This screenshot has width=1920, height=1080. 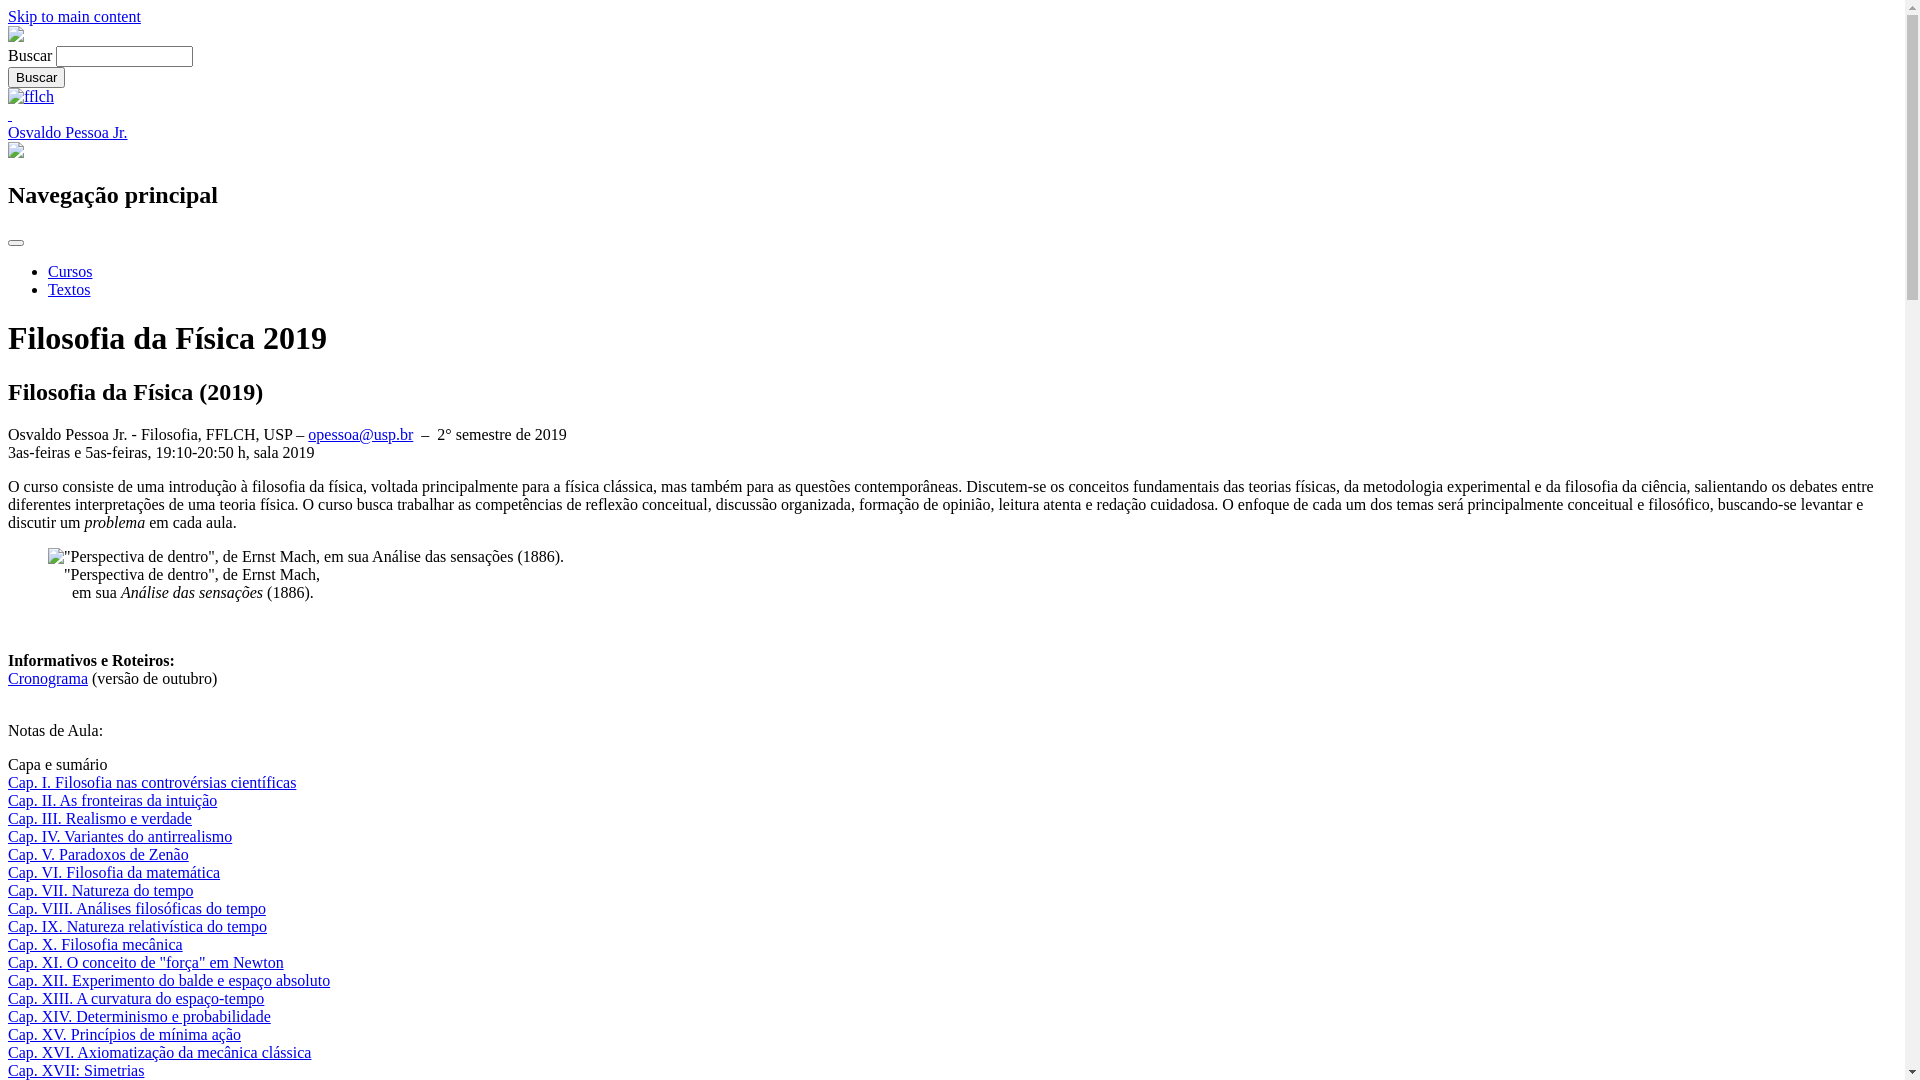 What do you see at coordinates (8, 889) in the screenshot?
I see `'Cap. VII. Natureza do tempo'` at bounding box center [8, 889].